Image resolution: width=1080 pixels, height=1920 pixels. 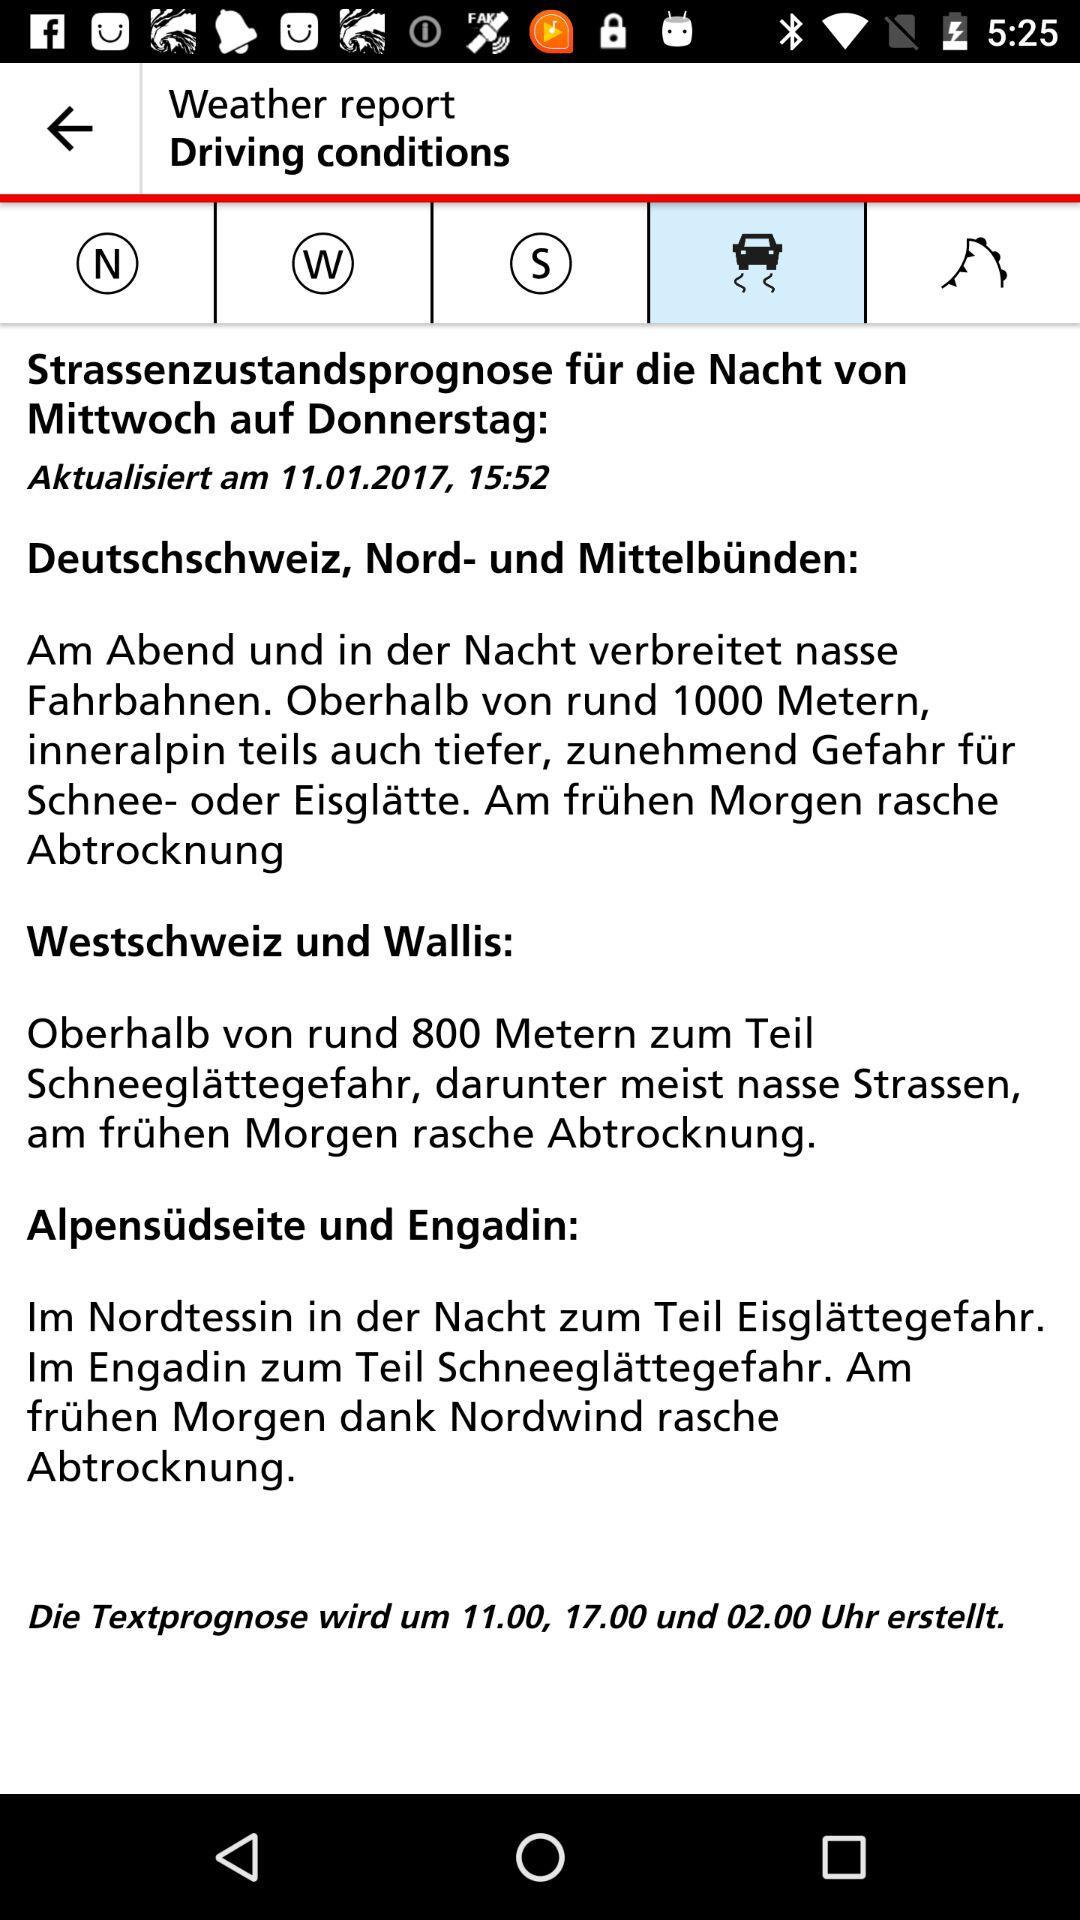 What do you see at coordinates (68, 127) in the screenshot?
I see `the icon next to weather report` at bounding box center [68, 127].